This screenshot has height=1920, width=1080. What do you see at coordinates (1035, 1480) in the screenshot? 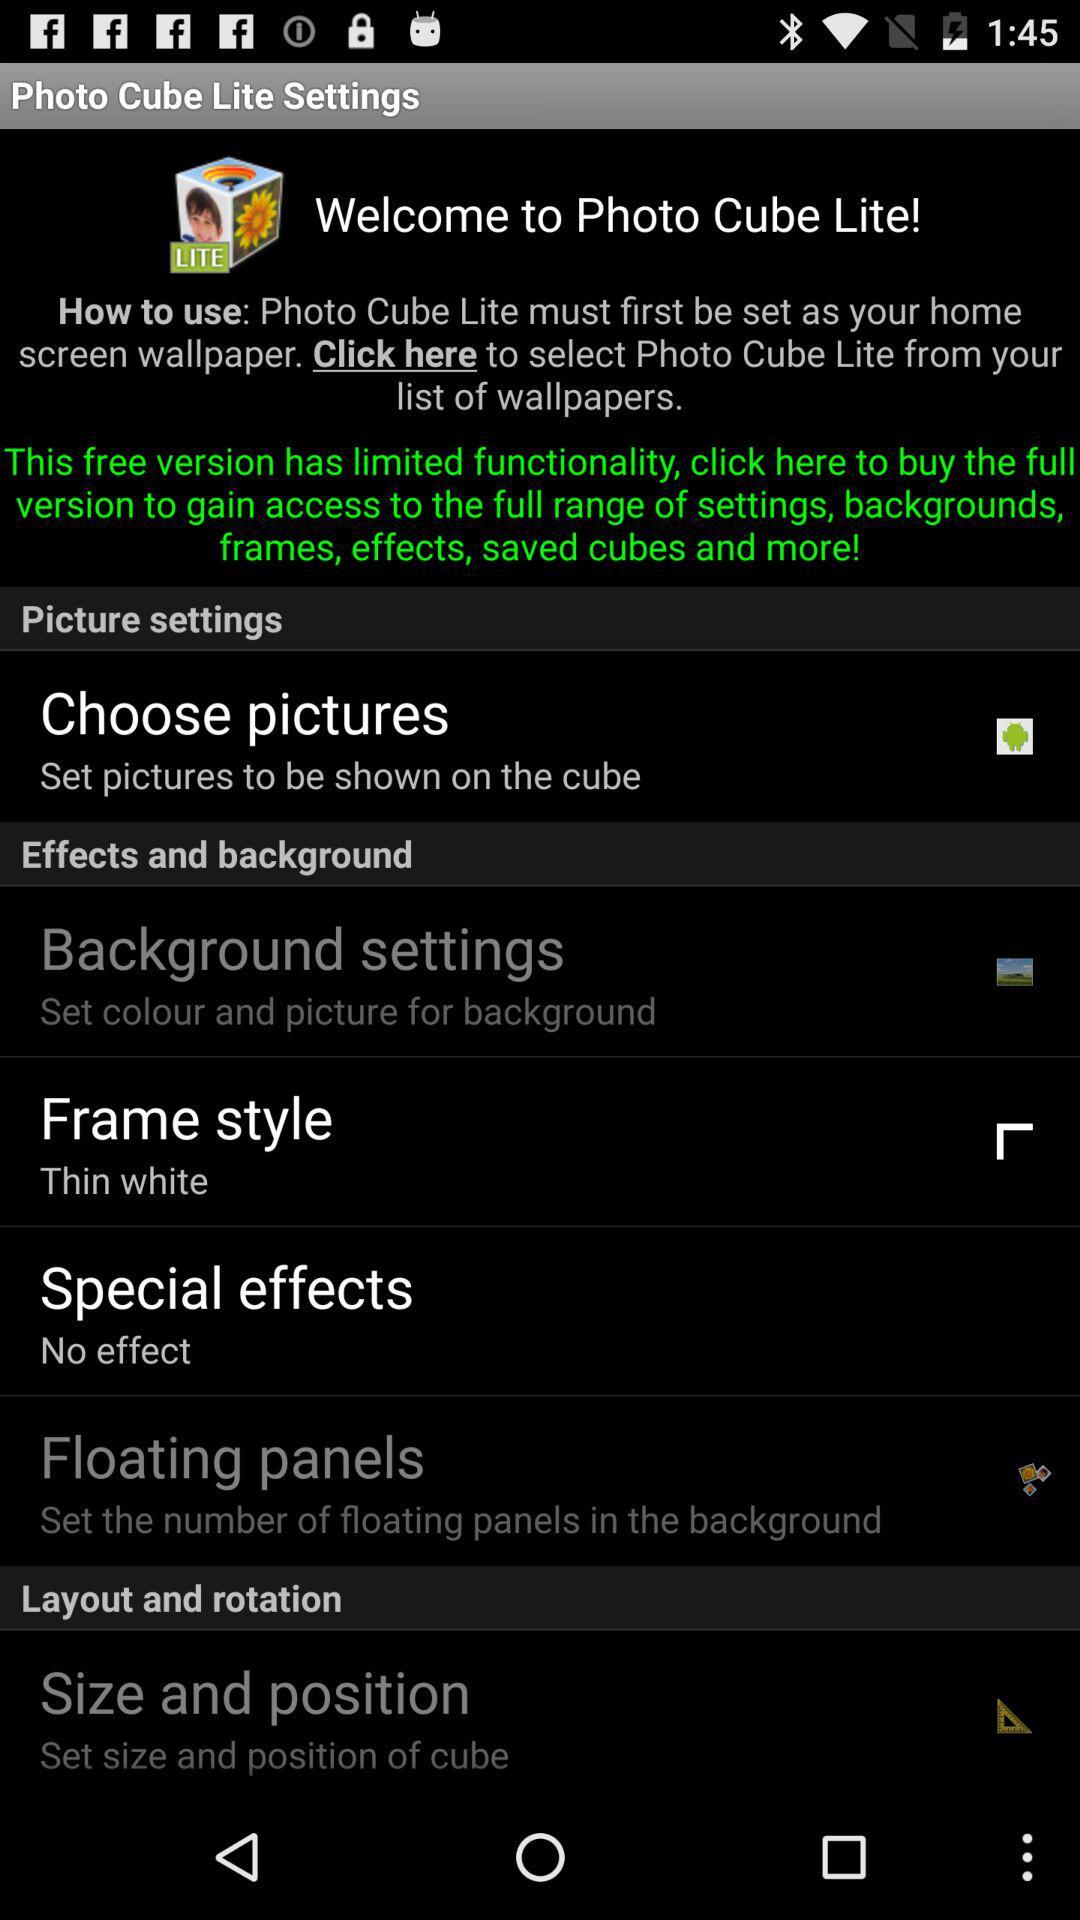
I see `the item to the right of set the number icon` at bounding box center [1035, 1480].